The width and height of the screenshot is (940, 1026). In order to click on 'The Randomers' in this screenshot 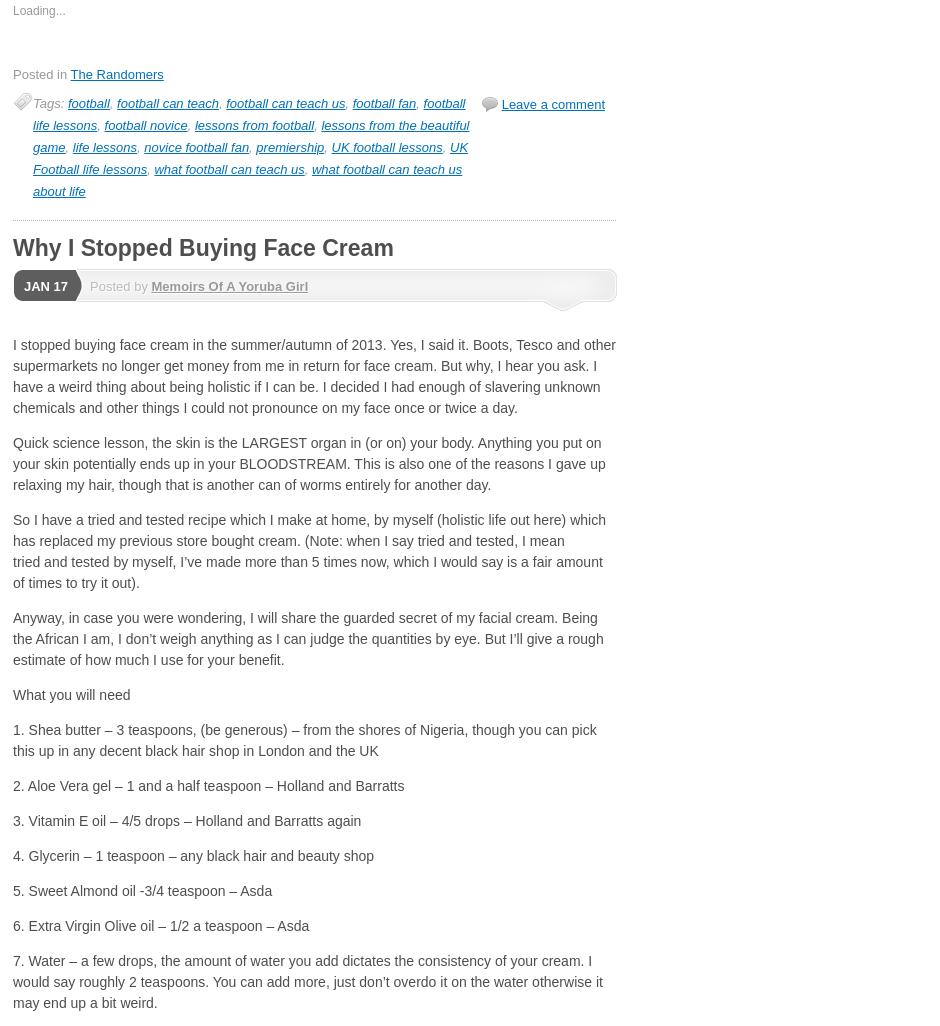, I will do `click(69, 73)`.